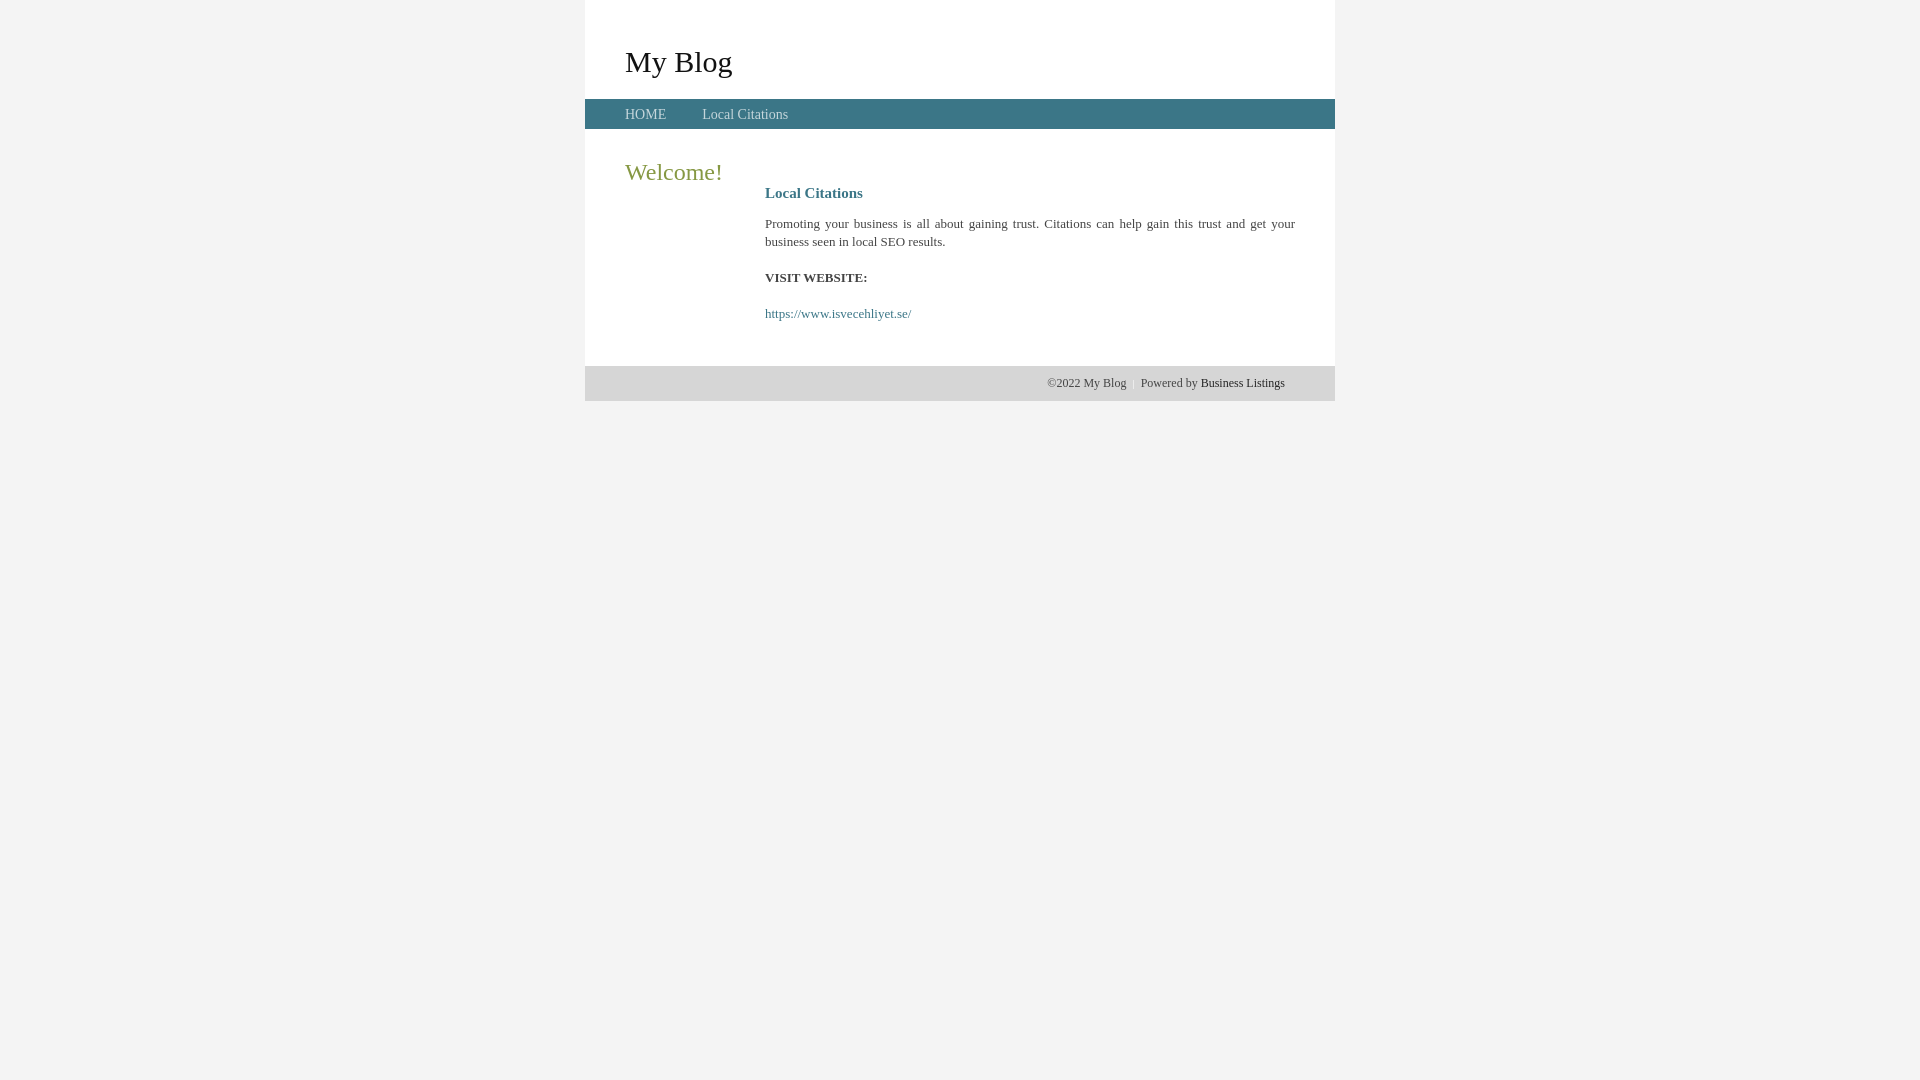  Describe the element at coordinates (838, 313) in the screenshot. I see `'https://www.isvecehliyet.se/'` at that location.